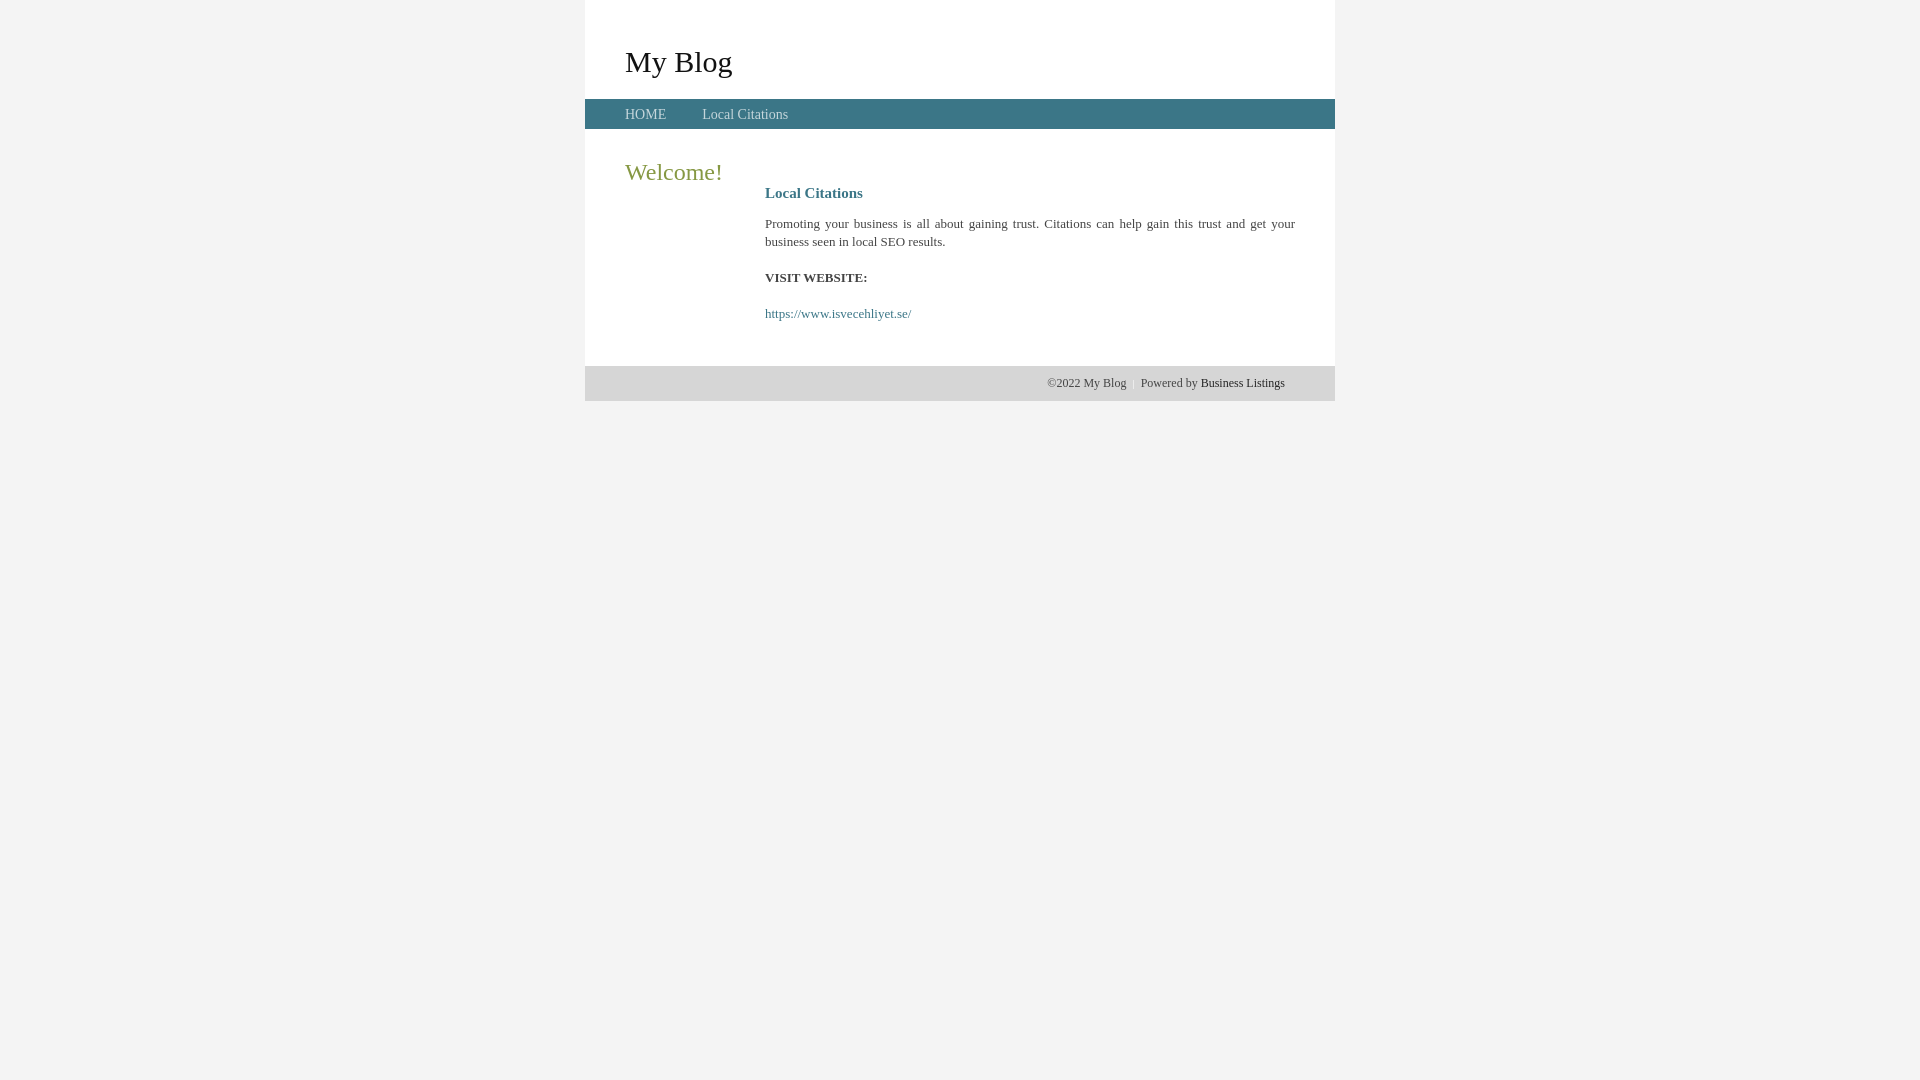  Describe the element at coordinates (838, 313) in the screenshot. I see `'https://www.isvecehliyet.se/'` at that location.